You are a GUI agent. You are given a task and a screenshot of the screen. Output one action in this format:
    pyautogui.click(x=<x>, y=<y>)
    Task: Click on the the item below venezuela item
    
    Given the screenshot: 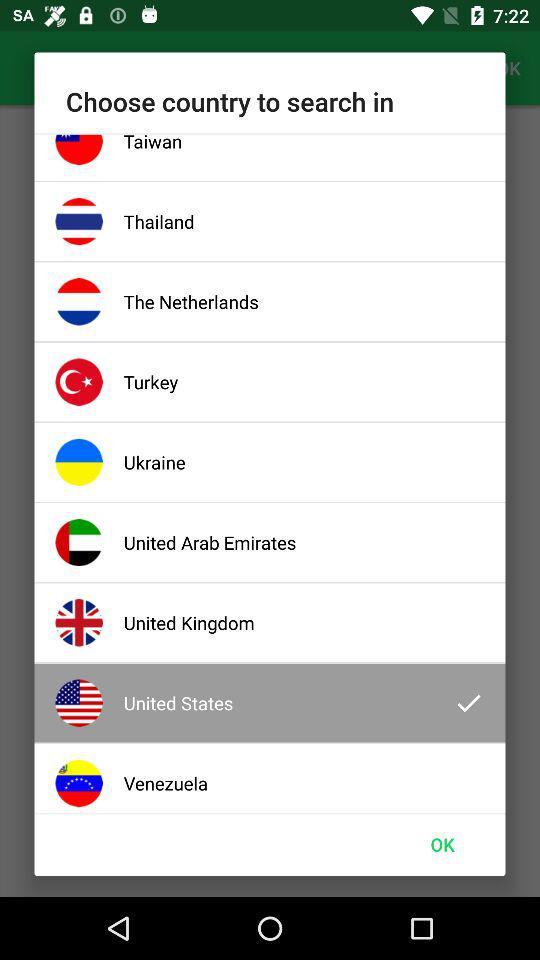 What is the action you would take?
    pyautogui.click(x=442, y=843)
    